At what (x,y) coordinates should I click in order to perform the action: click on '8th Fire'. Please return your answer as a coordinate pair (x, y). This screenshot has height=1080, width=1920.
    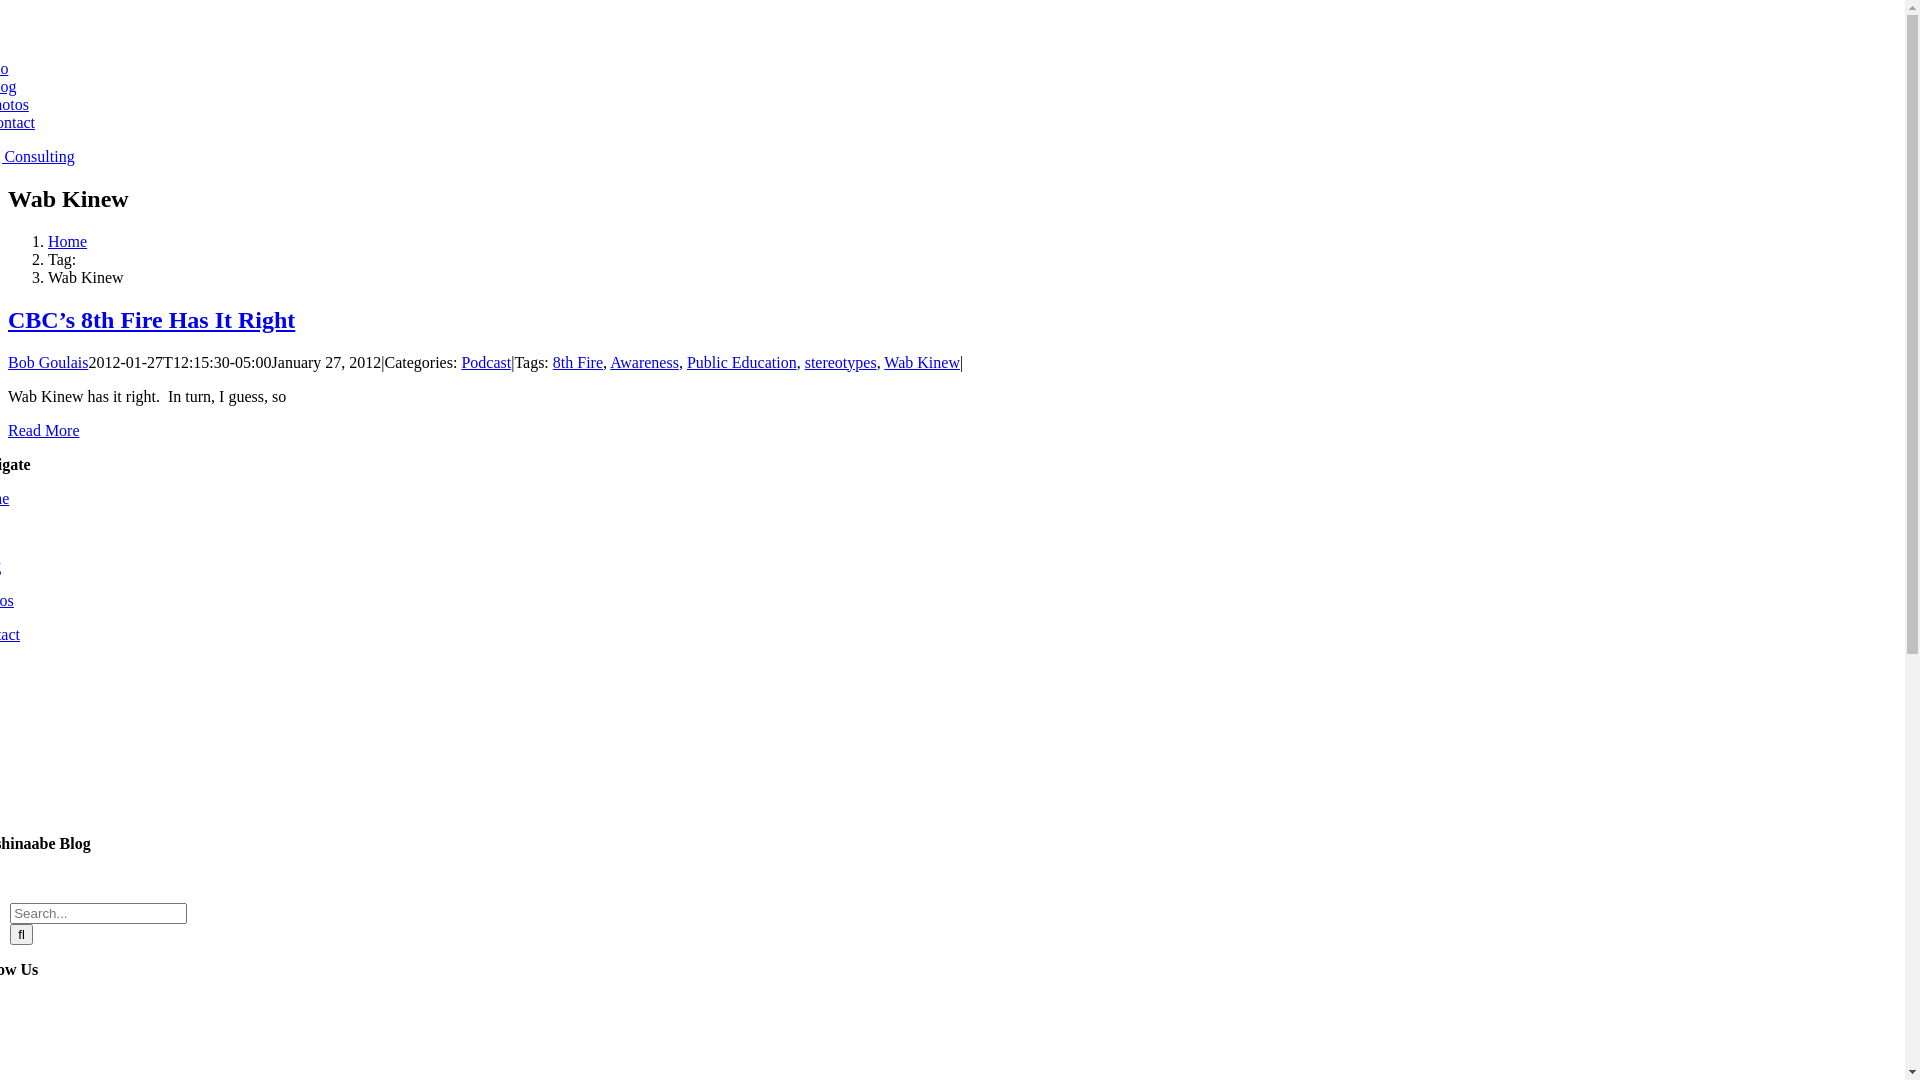
    Looking at the image, I should click on (576, 362).